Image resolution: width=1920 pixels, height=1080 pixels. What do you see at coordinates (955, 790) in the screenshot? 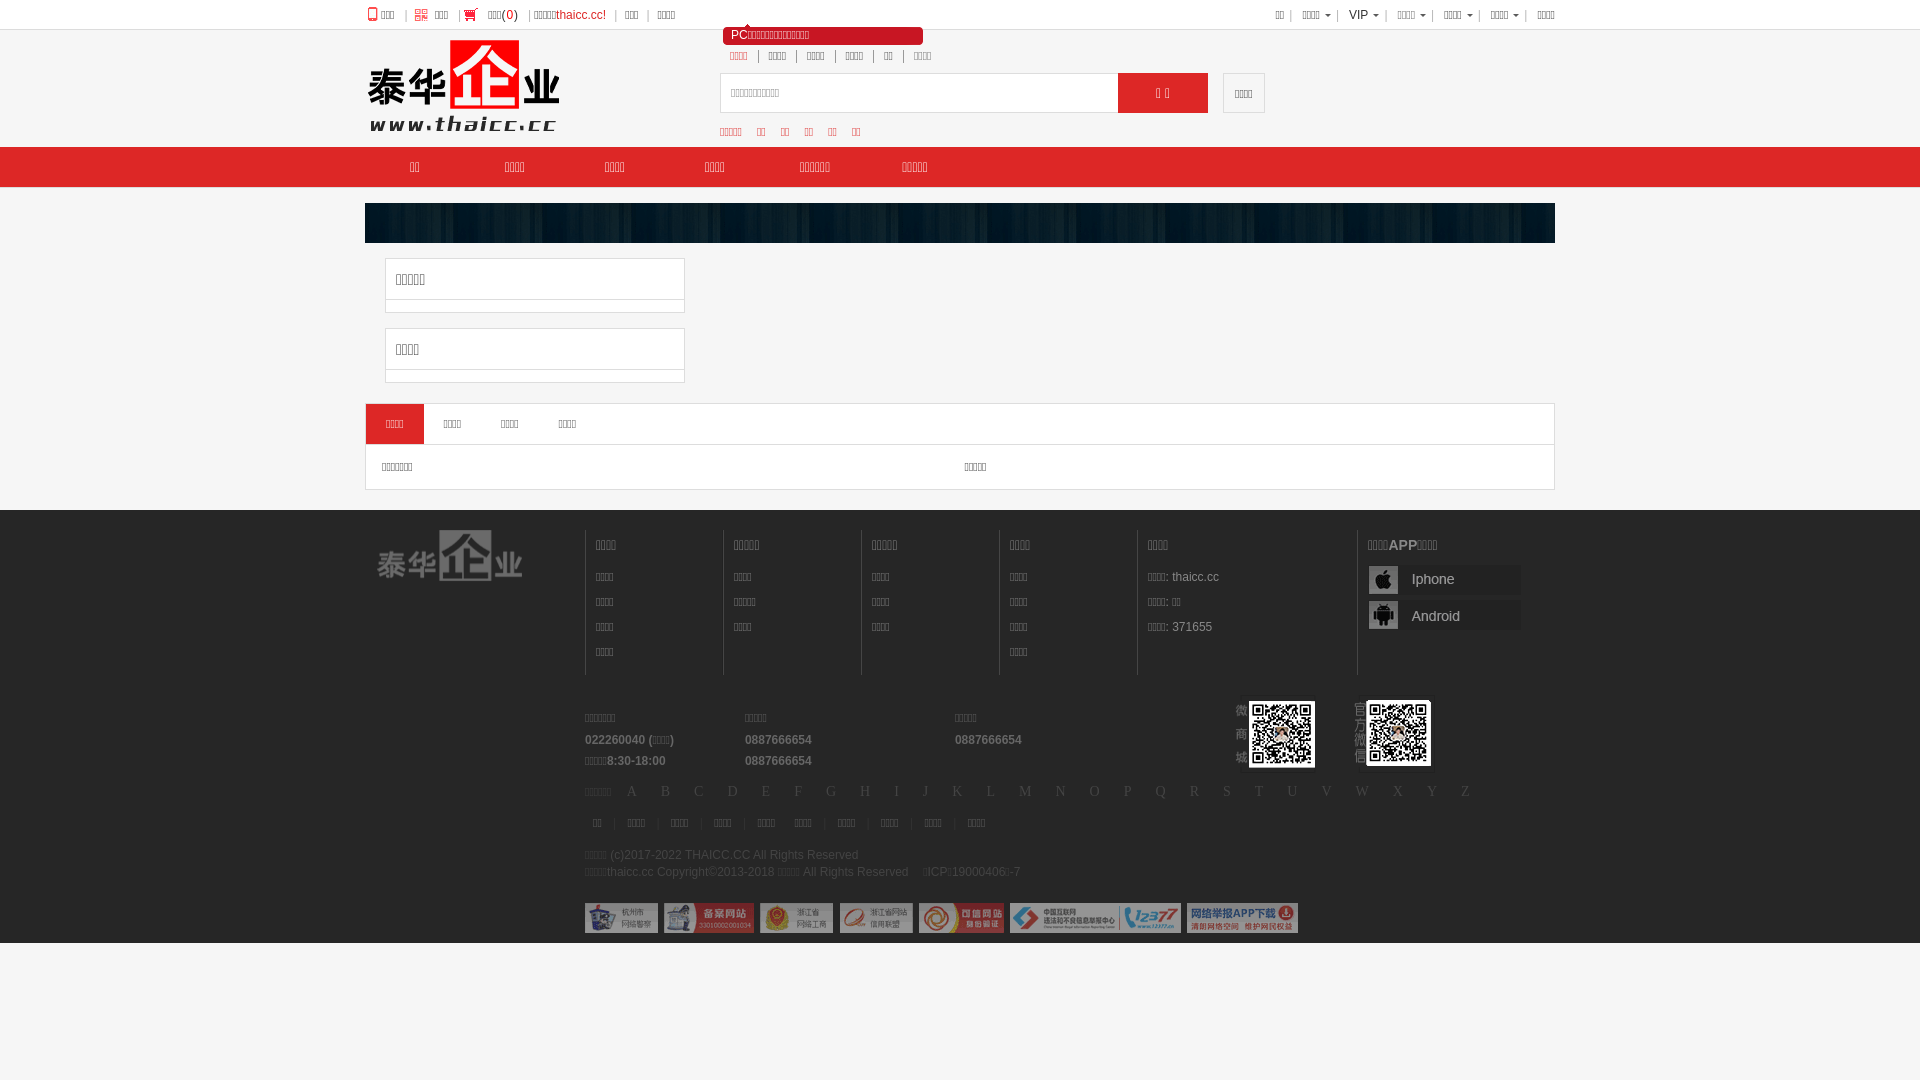
I see `'K'` at bounding box center [955, 790].